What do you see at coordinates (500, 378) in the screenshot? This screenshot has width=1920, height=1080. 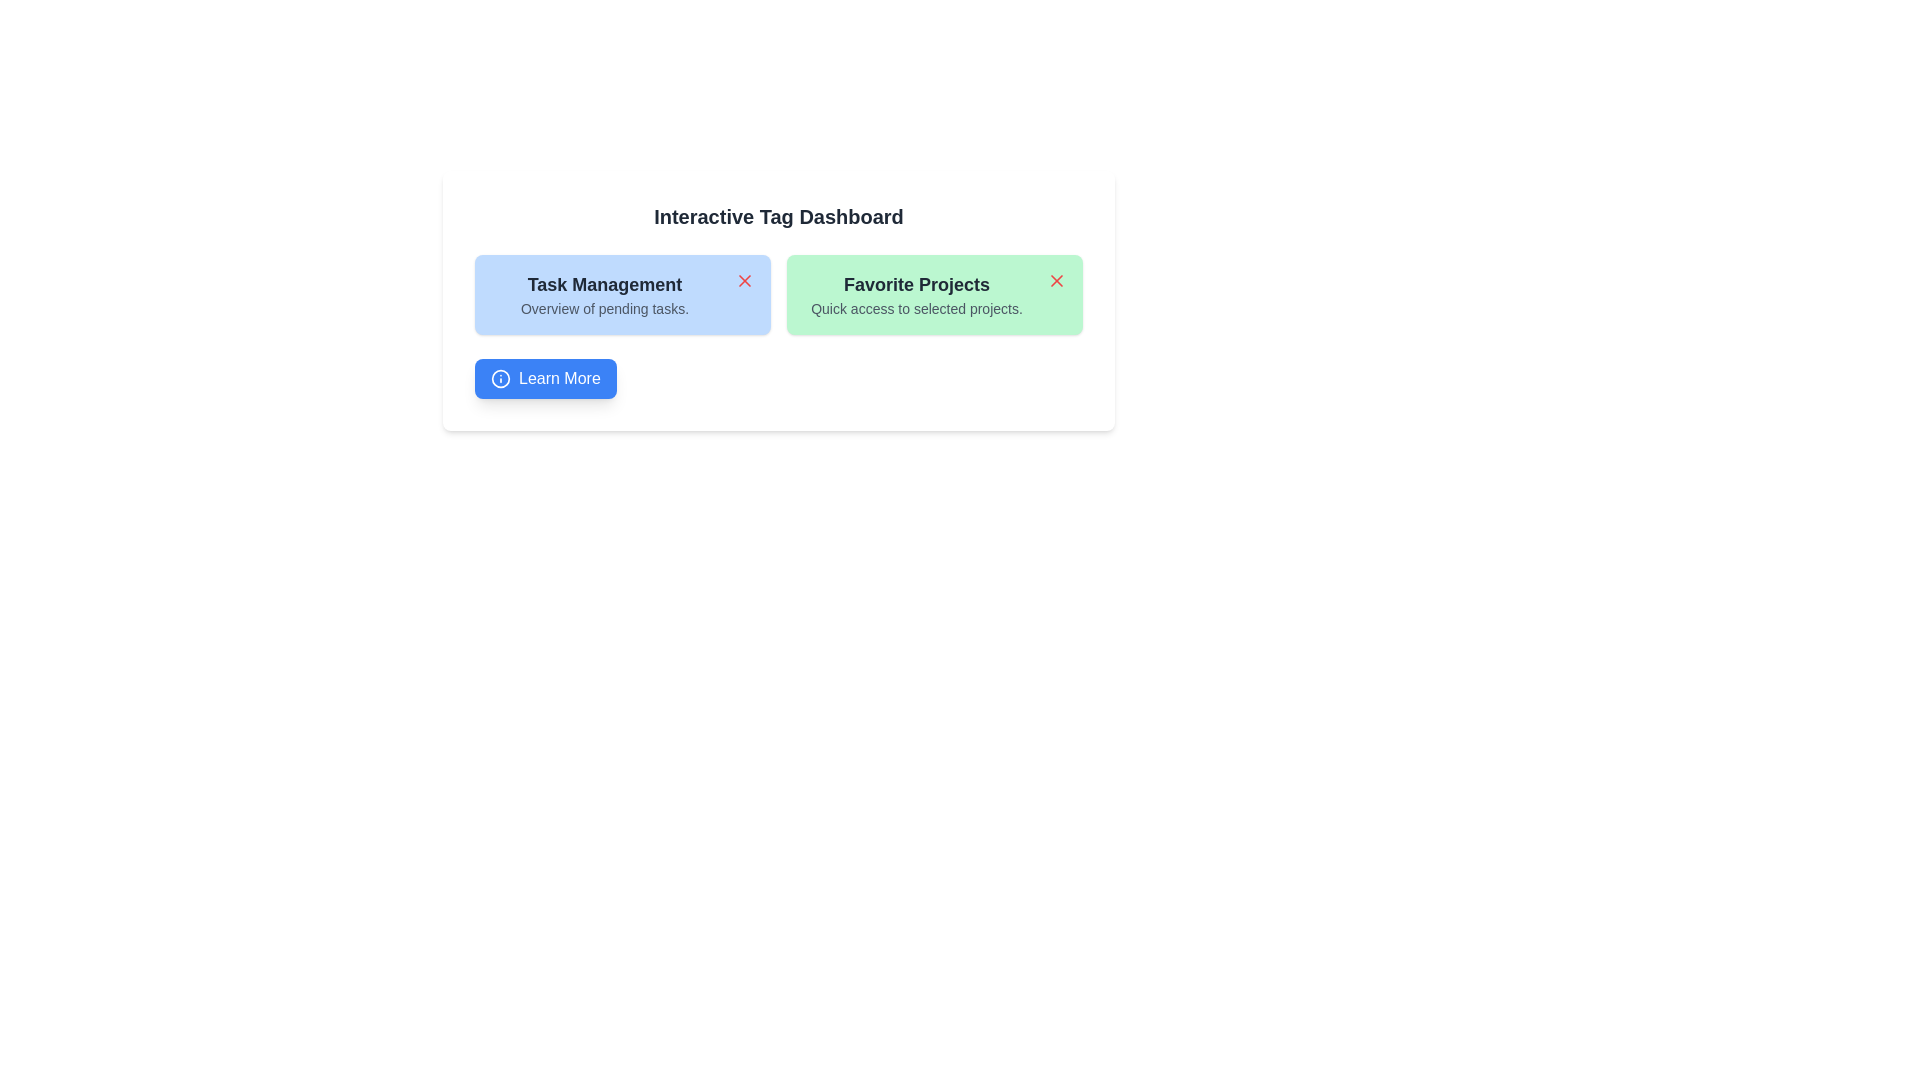 I see `the circular icon that serves as a visual cue for the 'Learn More' button by clicking on it` at bounding box center [500, 378].